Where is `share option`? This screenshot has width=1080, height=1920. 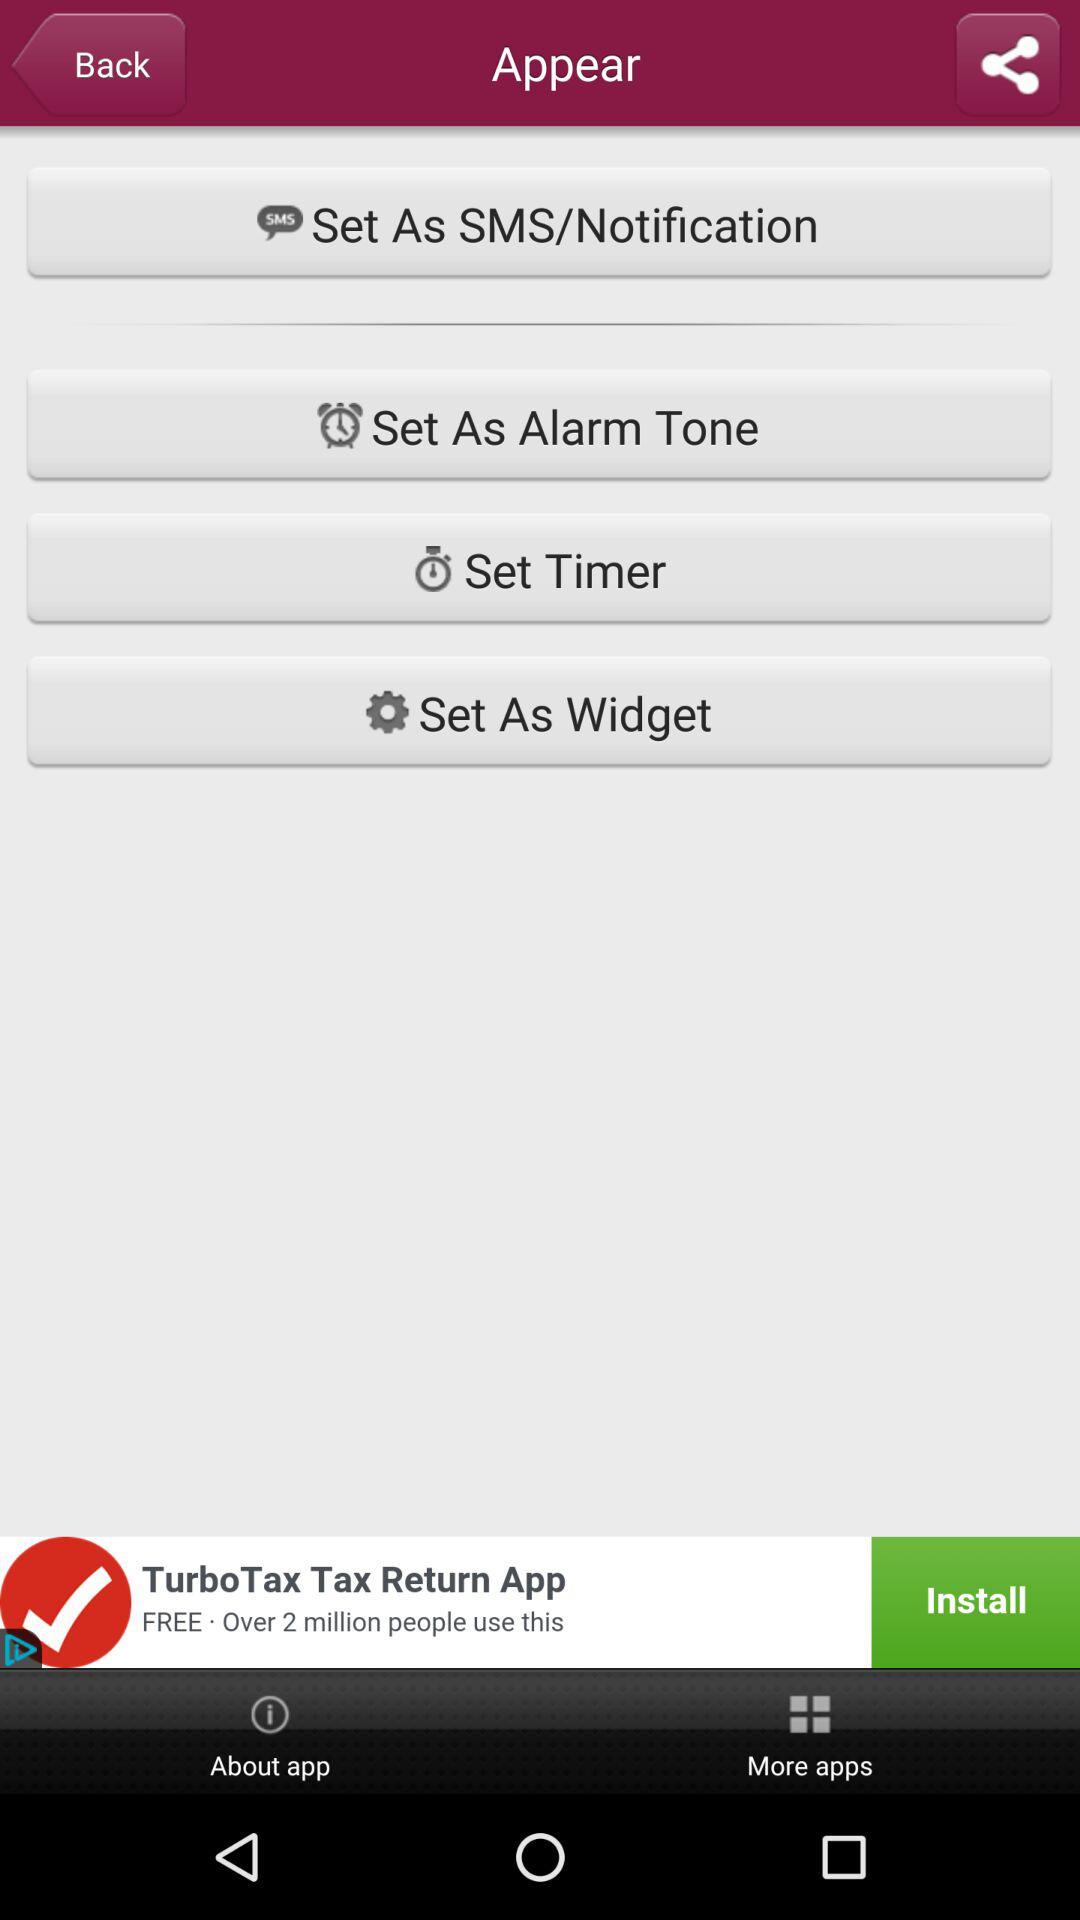 share option is located at coordinates (1007, 66).